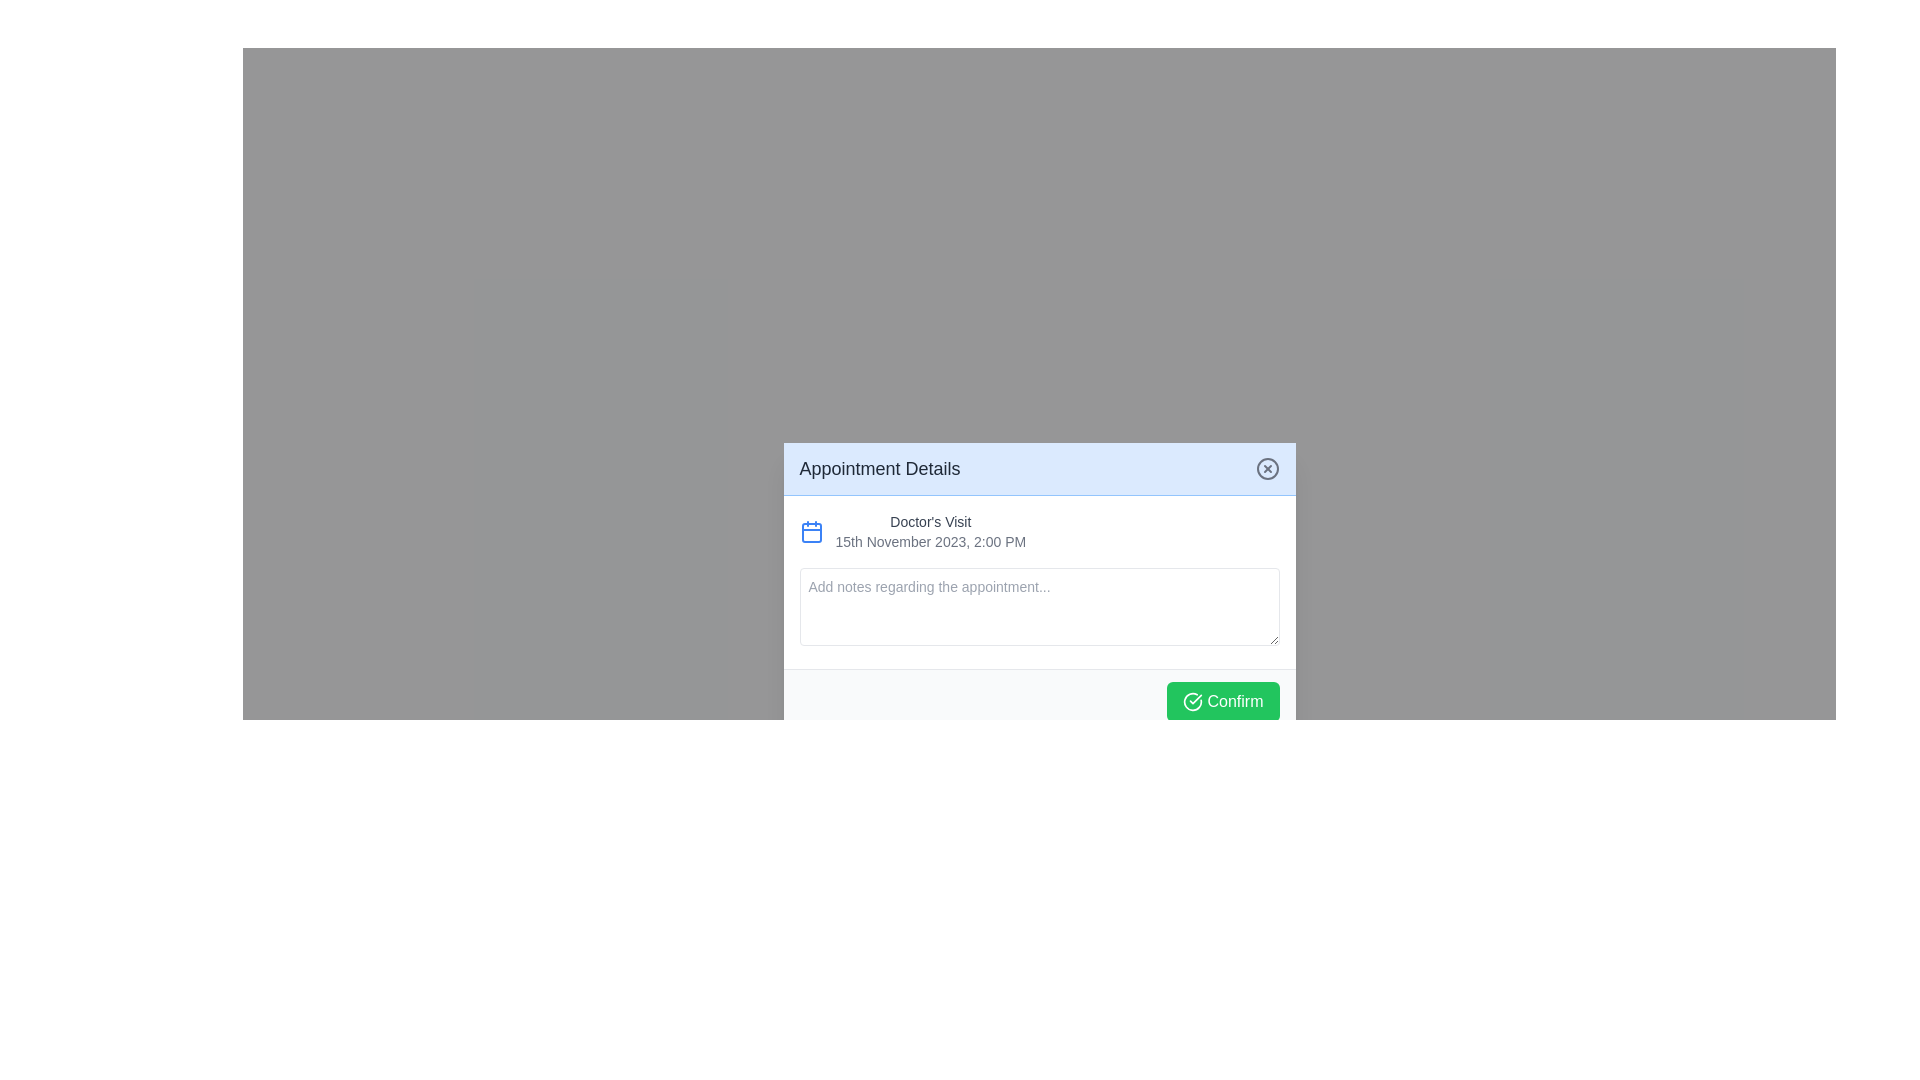 The width and height of the screenshot is (1920, 1080). What do you see at coordinates (811, 530) in the screenshot?
I see `the calendar icon located to the far left of the 'Doctor's Visit' title and the date '15th November 2023, 2:00 PM'` at bounding box center [811, 530].